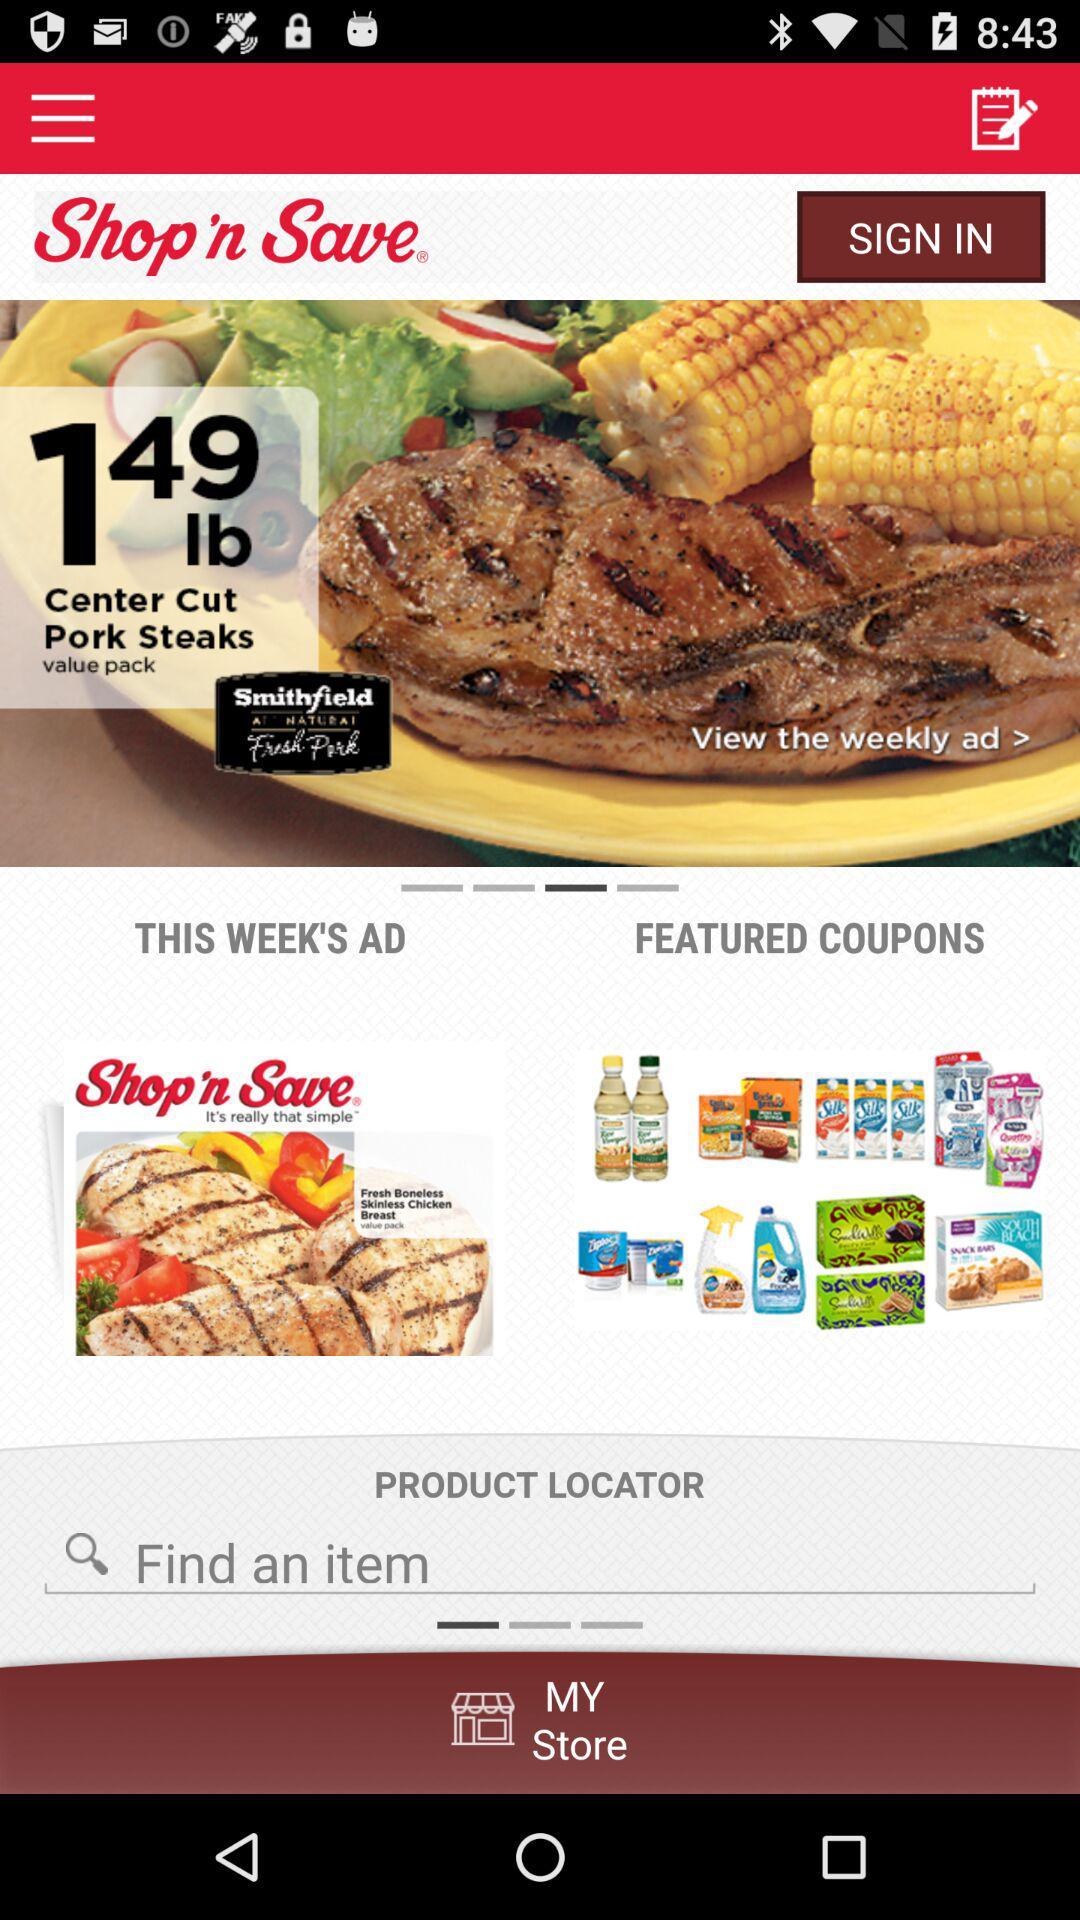 This screenshot has width=1080, height=1920. I want to click on search function, so click(540, 1555).